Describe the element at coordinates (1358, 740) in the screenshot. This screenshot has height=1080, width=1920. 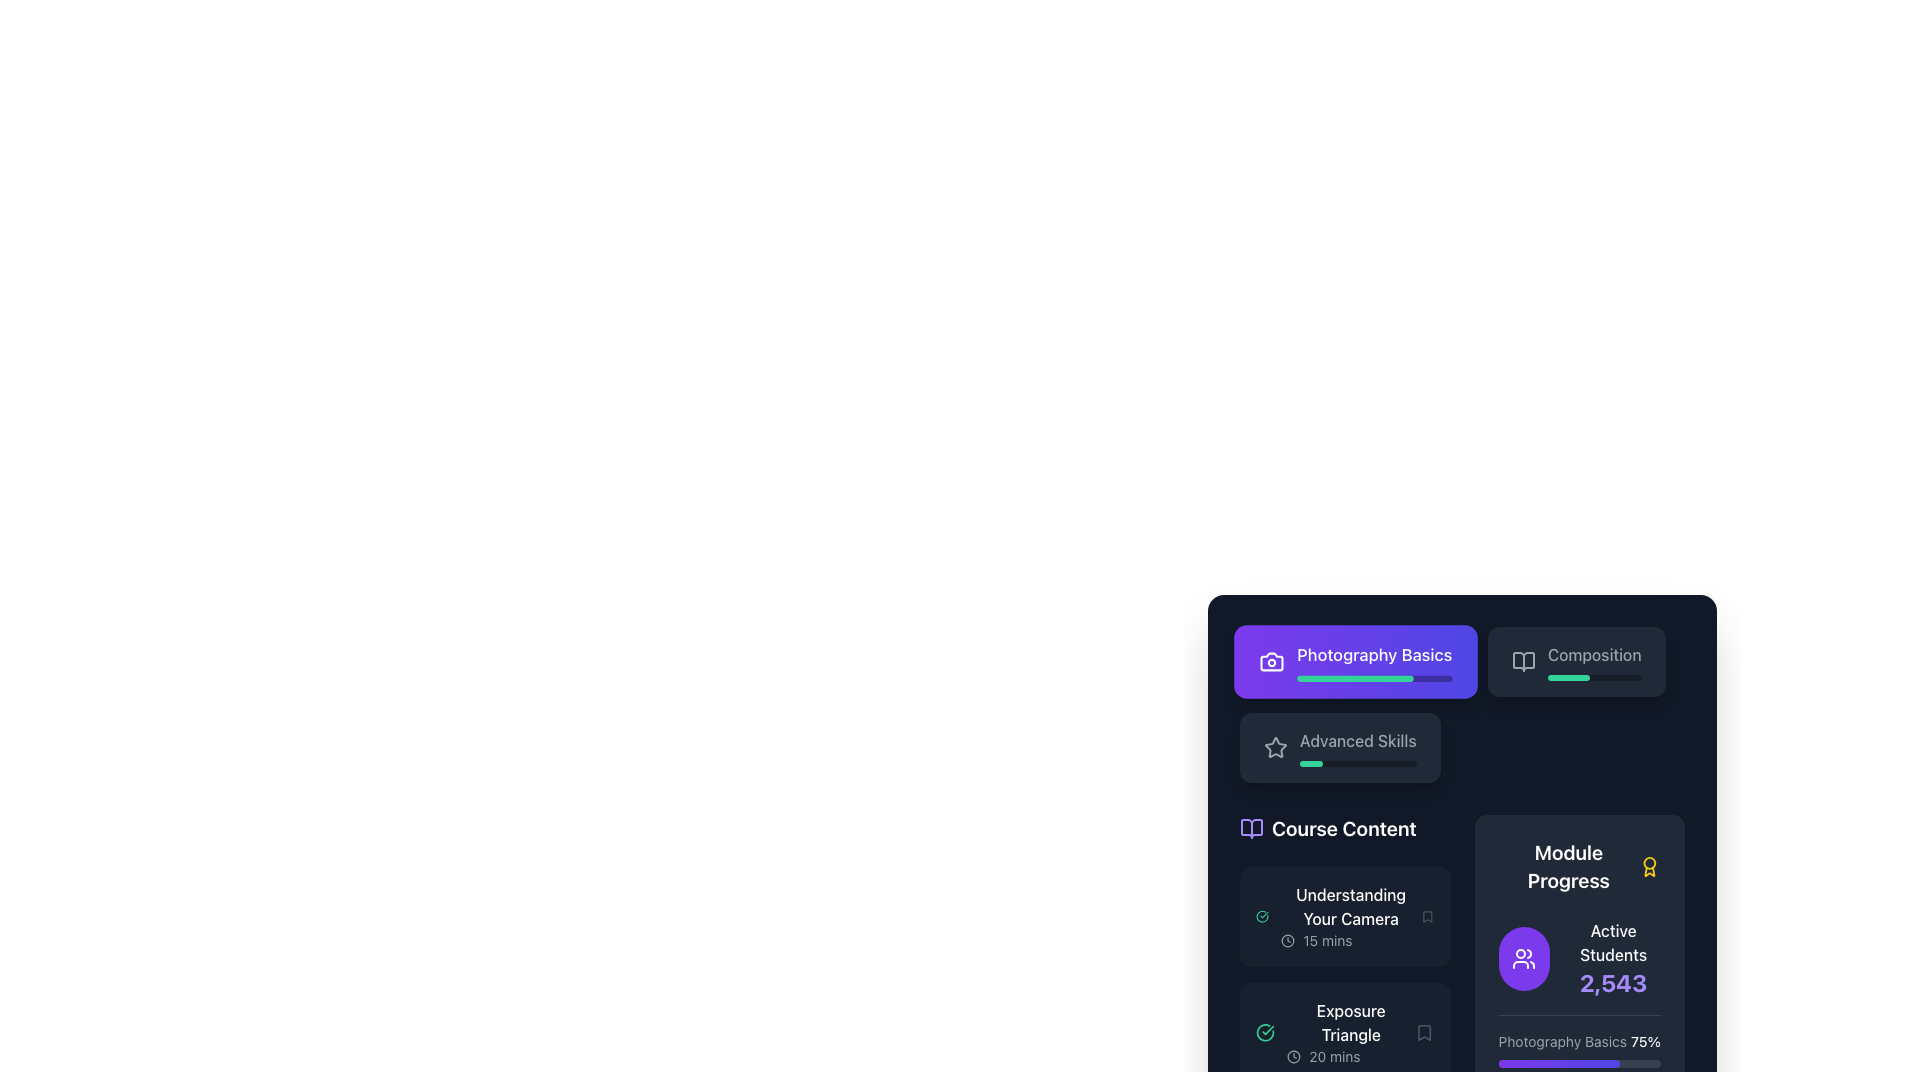
I see `the 'Advanced Skills' text label, which is displayed in a medium-weight font and styled in white or light gray against a dark background, located adjacent to a star icon and above a progress bar` at that location.